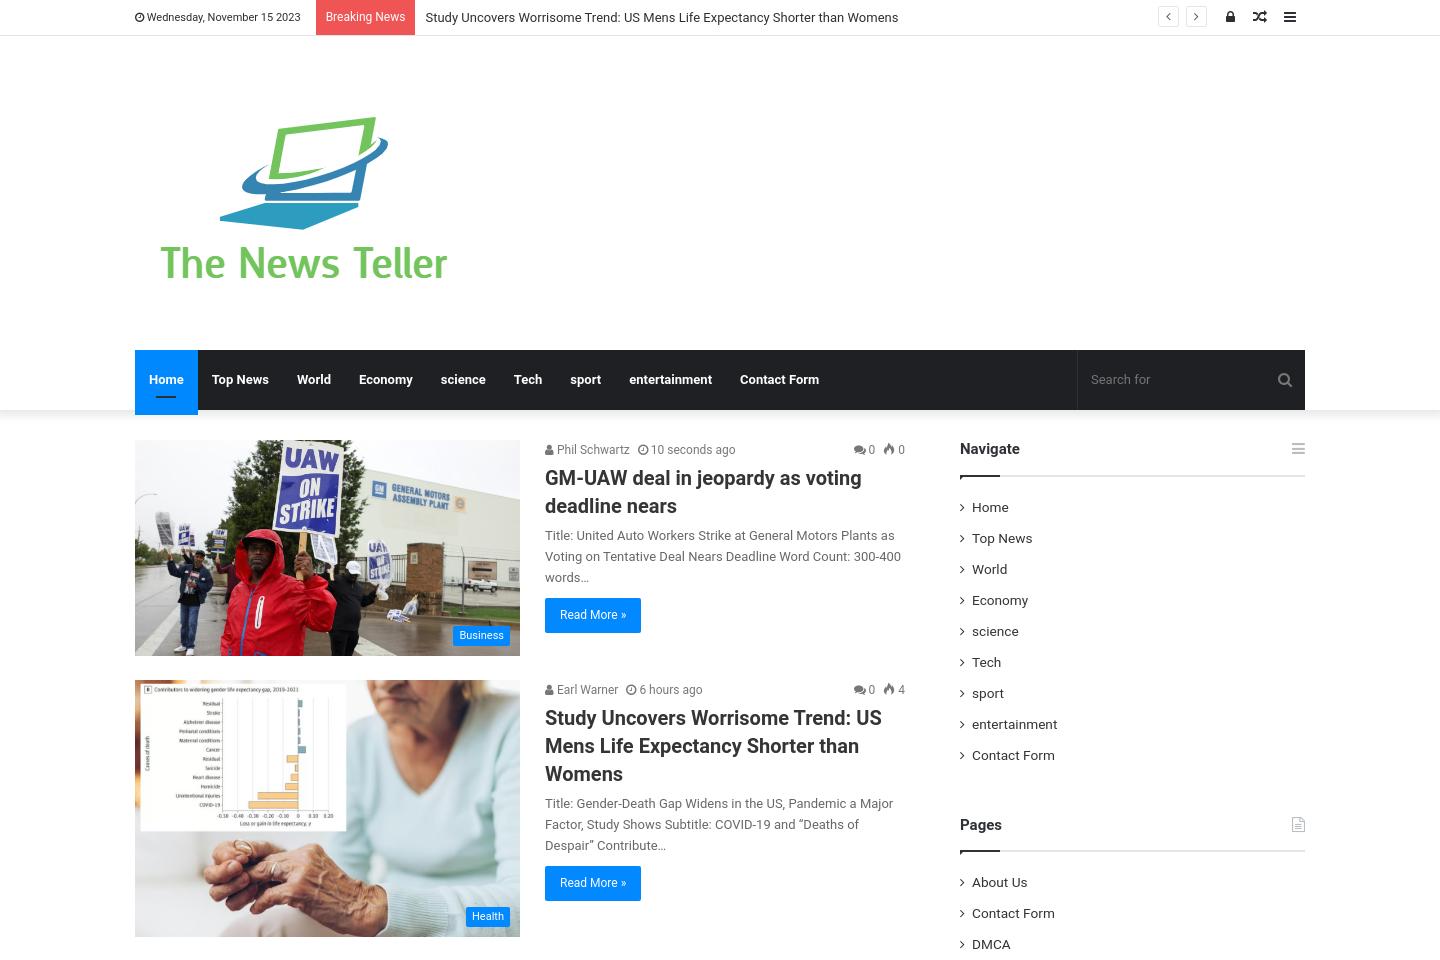 This screenshot has height=960, width=1440. Describe the element at coordinates (988, 448) in the screenshot. I see `'Navigate'` at that location.